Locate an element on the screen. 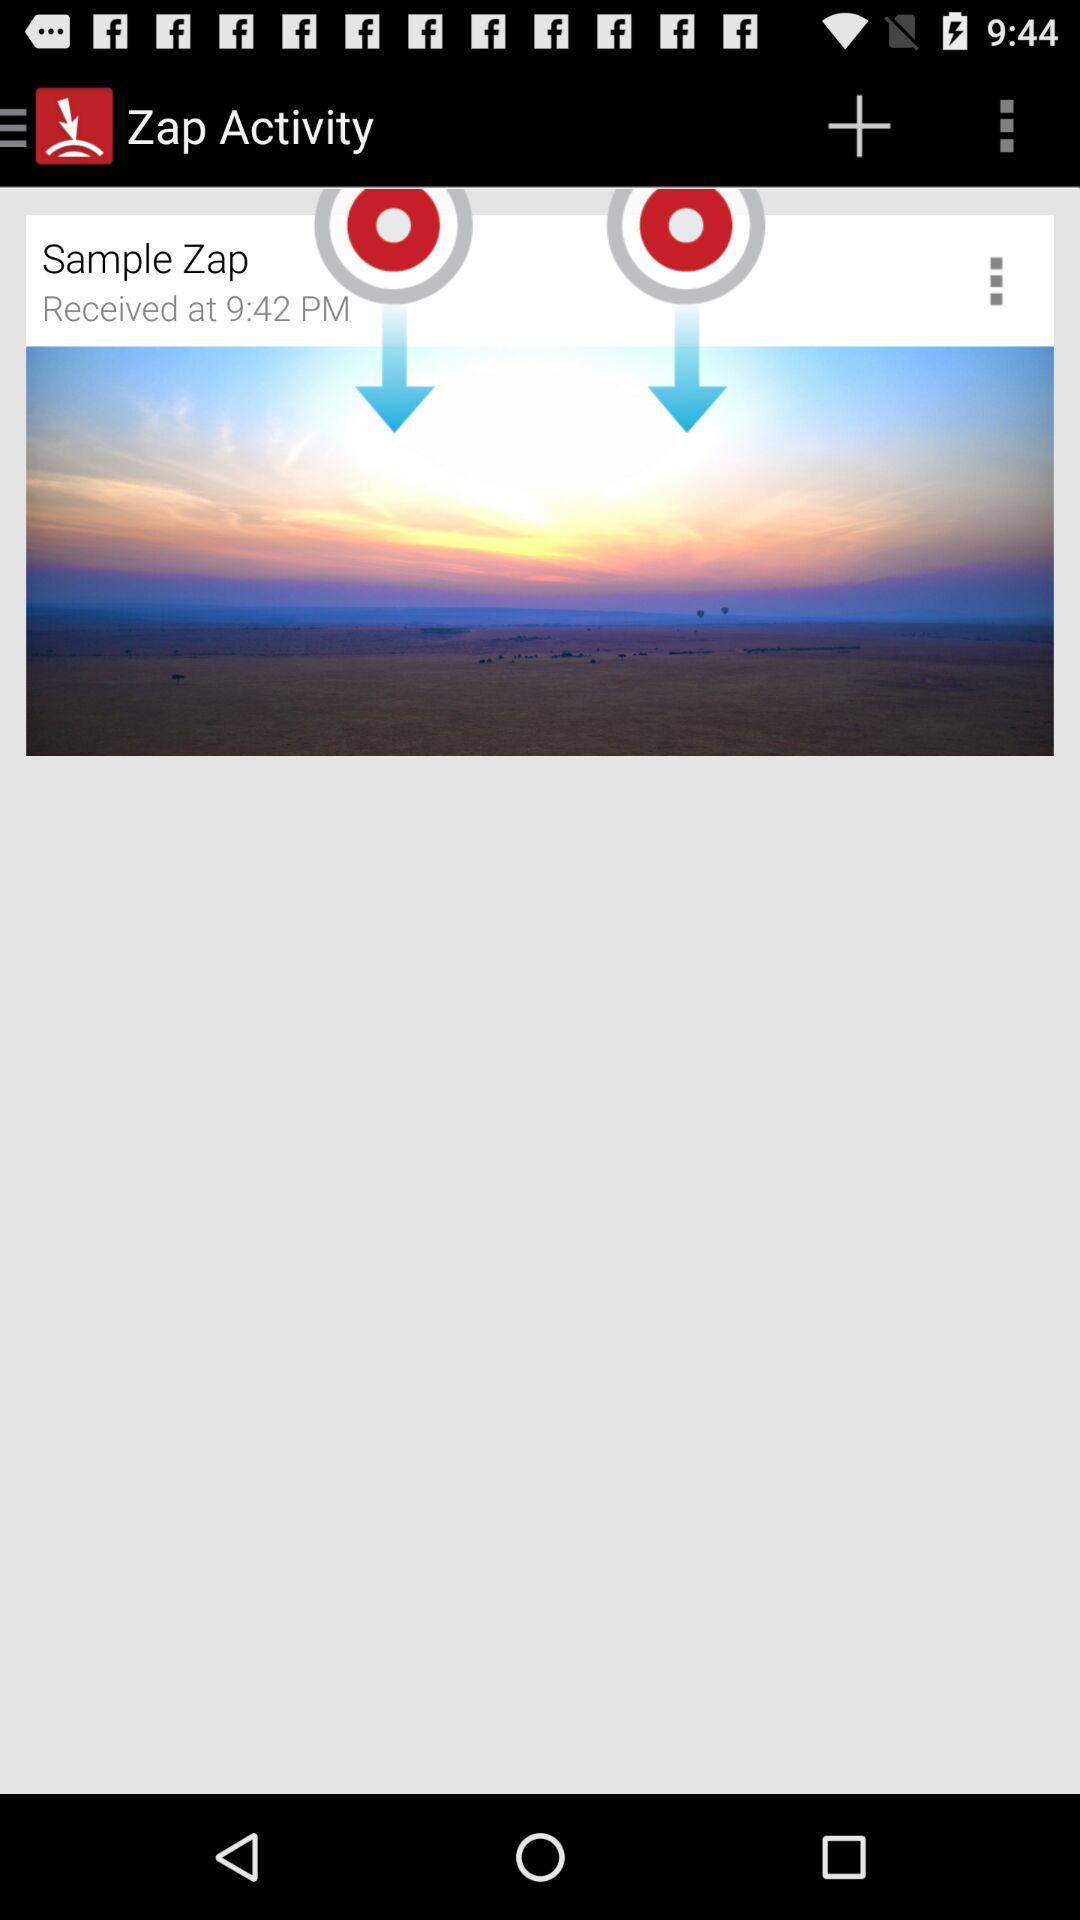 The image size is (1080, 1920). the item below the sample zap app is located at coordinates (209, 314).